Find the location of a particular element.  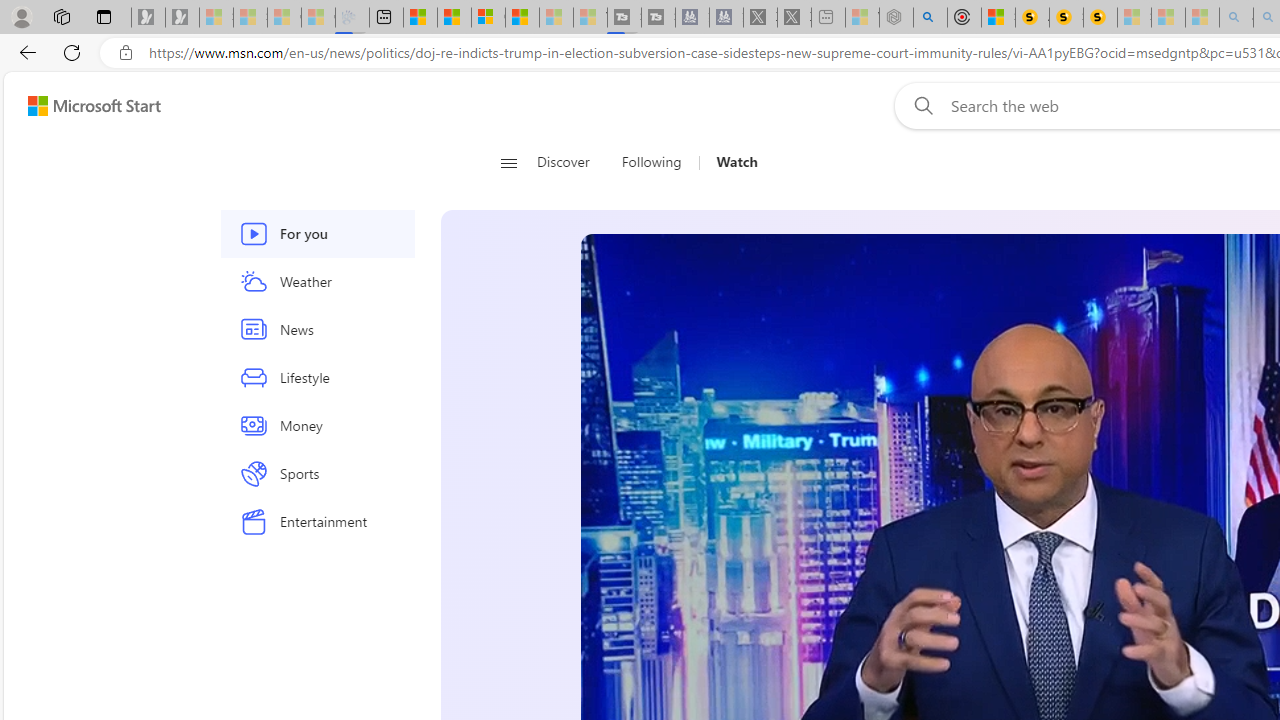

'Skip to content' is located at coordinates (86, 105).